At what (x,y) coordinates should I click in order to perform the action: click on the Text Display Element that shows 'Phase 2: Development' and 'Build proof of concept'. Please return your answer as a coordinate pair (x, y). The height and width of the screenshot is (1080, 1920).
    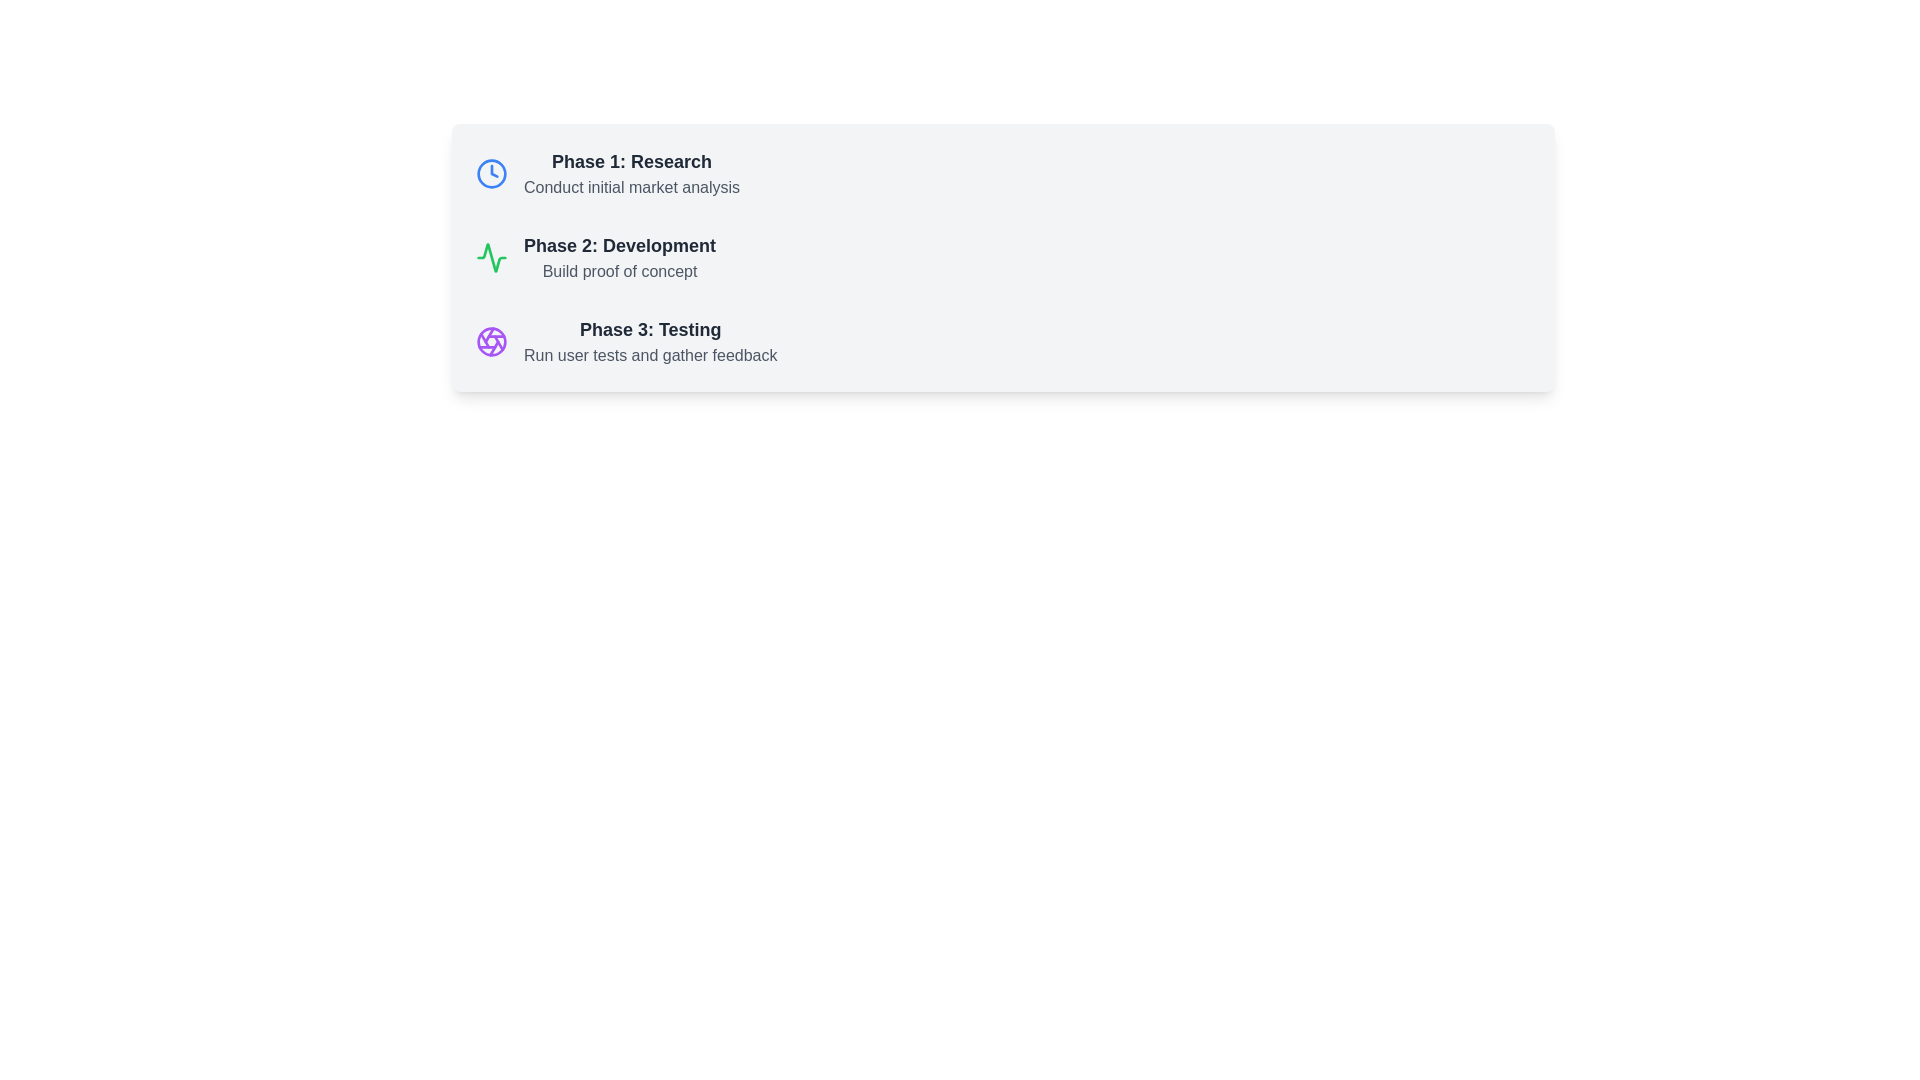
    Looking at the image, I should click on (618, 257).